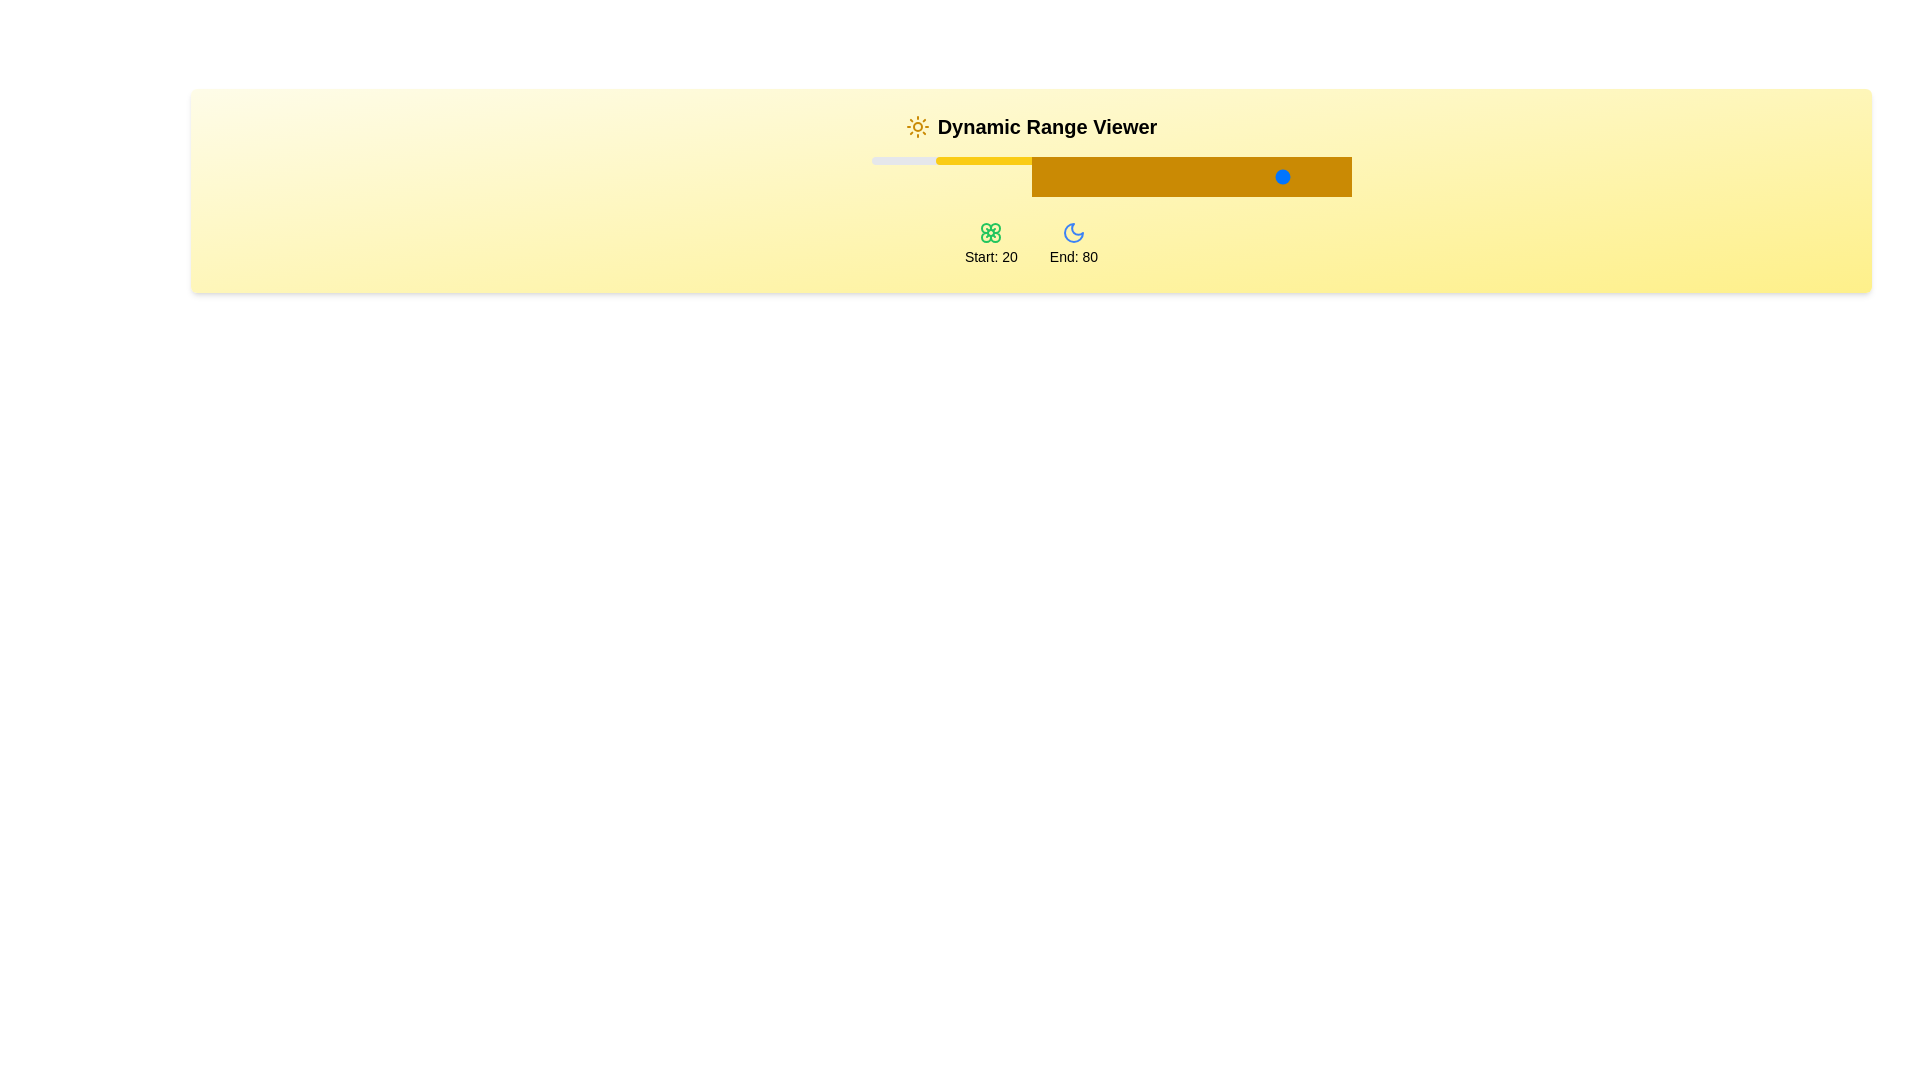 The height and width of the screenshot is (1080, 1920). Describe the element at coordinates (1073, 231) in the screenshot. I see `the crescent moon icon that indicates a nighttime theme, located at the top-center of the interface near the title label 'Dynamic Range Viewer'` at that location.